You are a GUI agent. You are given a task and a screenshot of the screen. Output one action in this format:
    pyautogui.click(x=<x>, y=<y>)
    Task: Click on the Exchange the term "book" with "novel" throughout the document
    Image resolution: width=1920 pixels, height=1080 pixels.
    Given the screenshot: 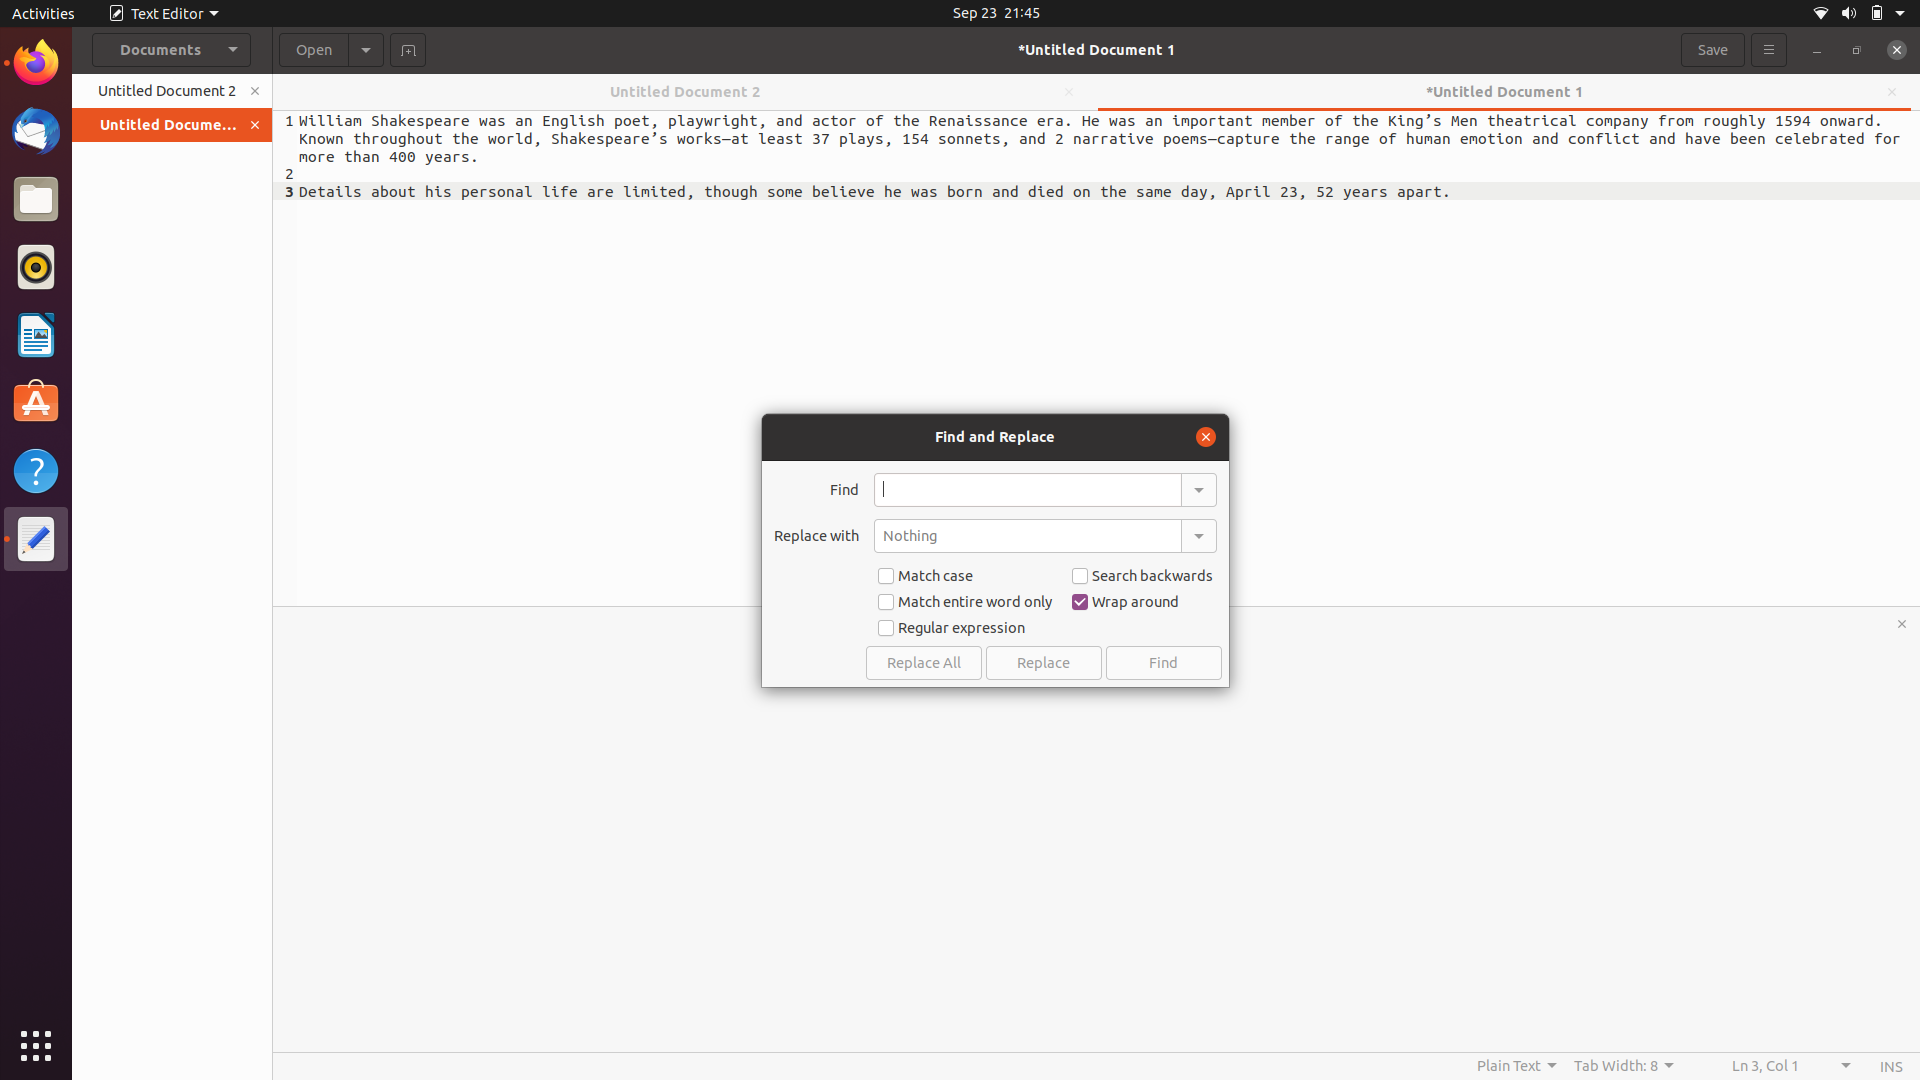 What is the action you would take?
    pyautogui.click(x=1027, y=489)
    